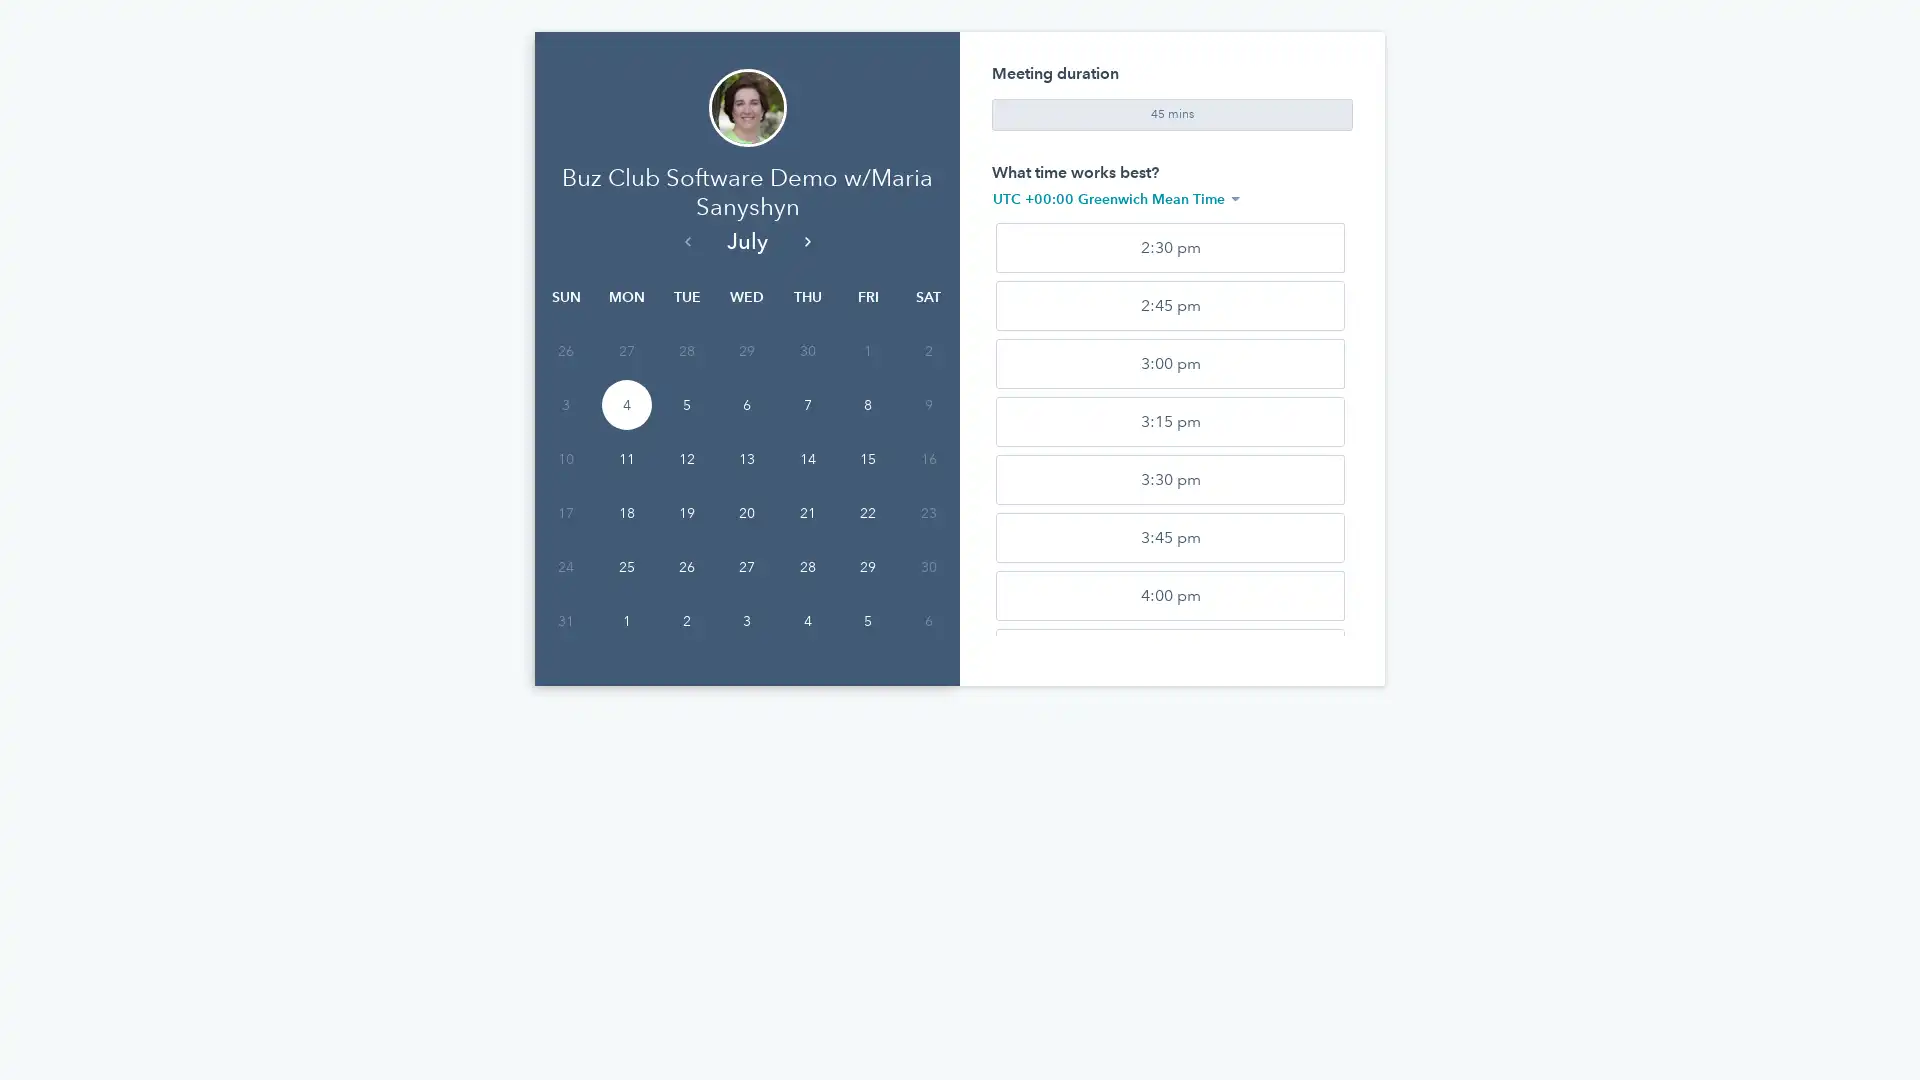  Describe the element at coordinates (686, 643) in the screenshot. I see `July 26th` at that location.